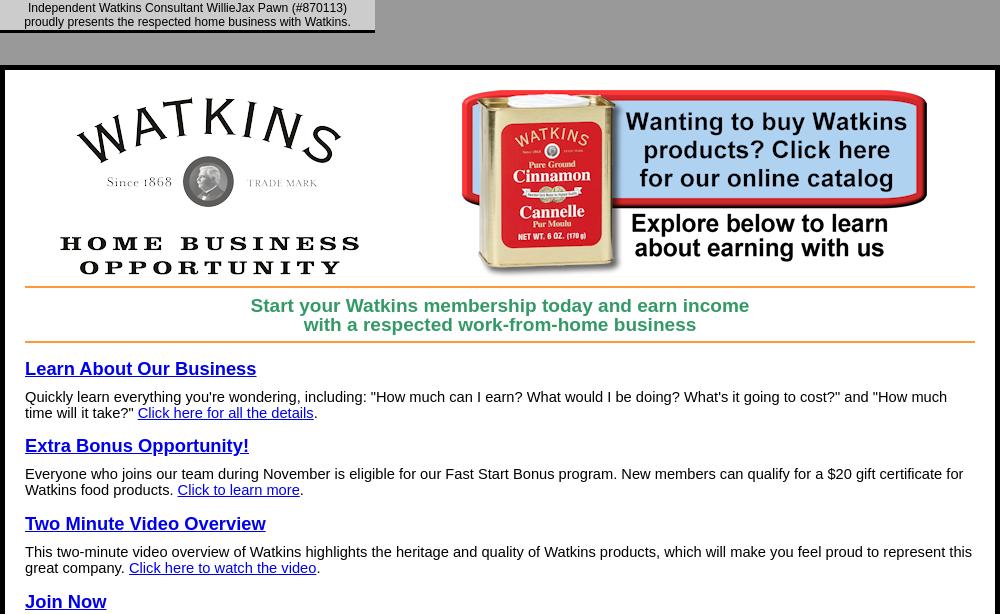 The image size is (1000, 614). What do you see at coordinates (497, 559) in the screenshot?
I see `'This two-minute video overview of Watkins highlights the heritage and quality of Watkins products, which will make you feel proud to represent this great company.'` at bounding box center [497, 559].